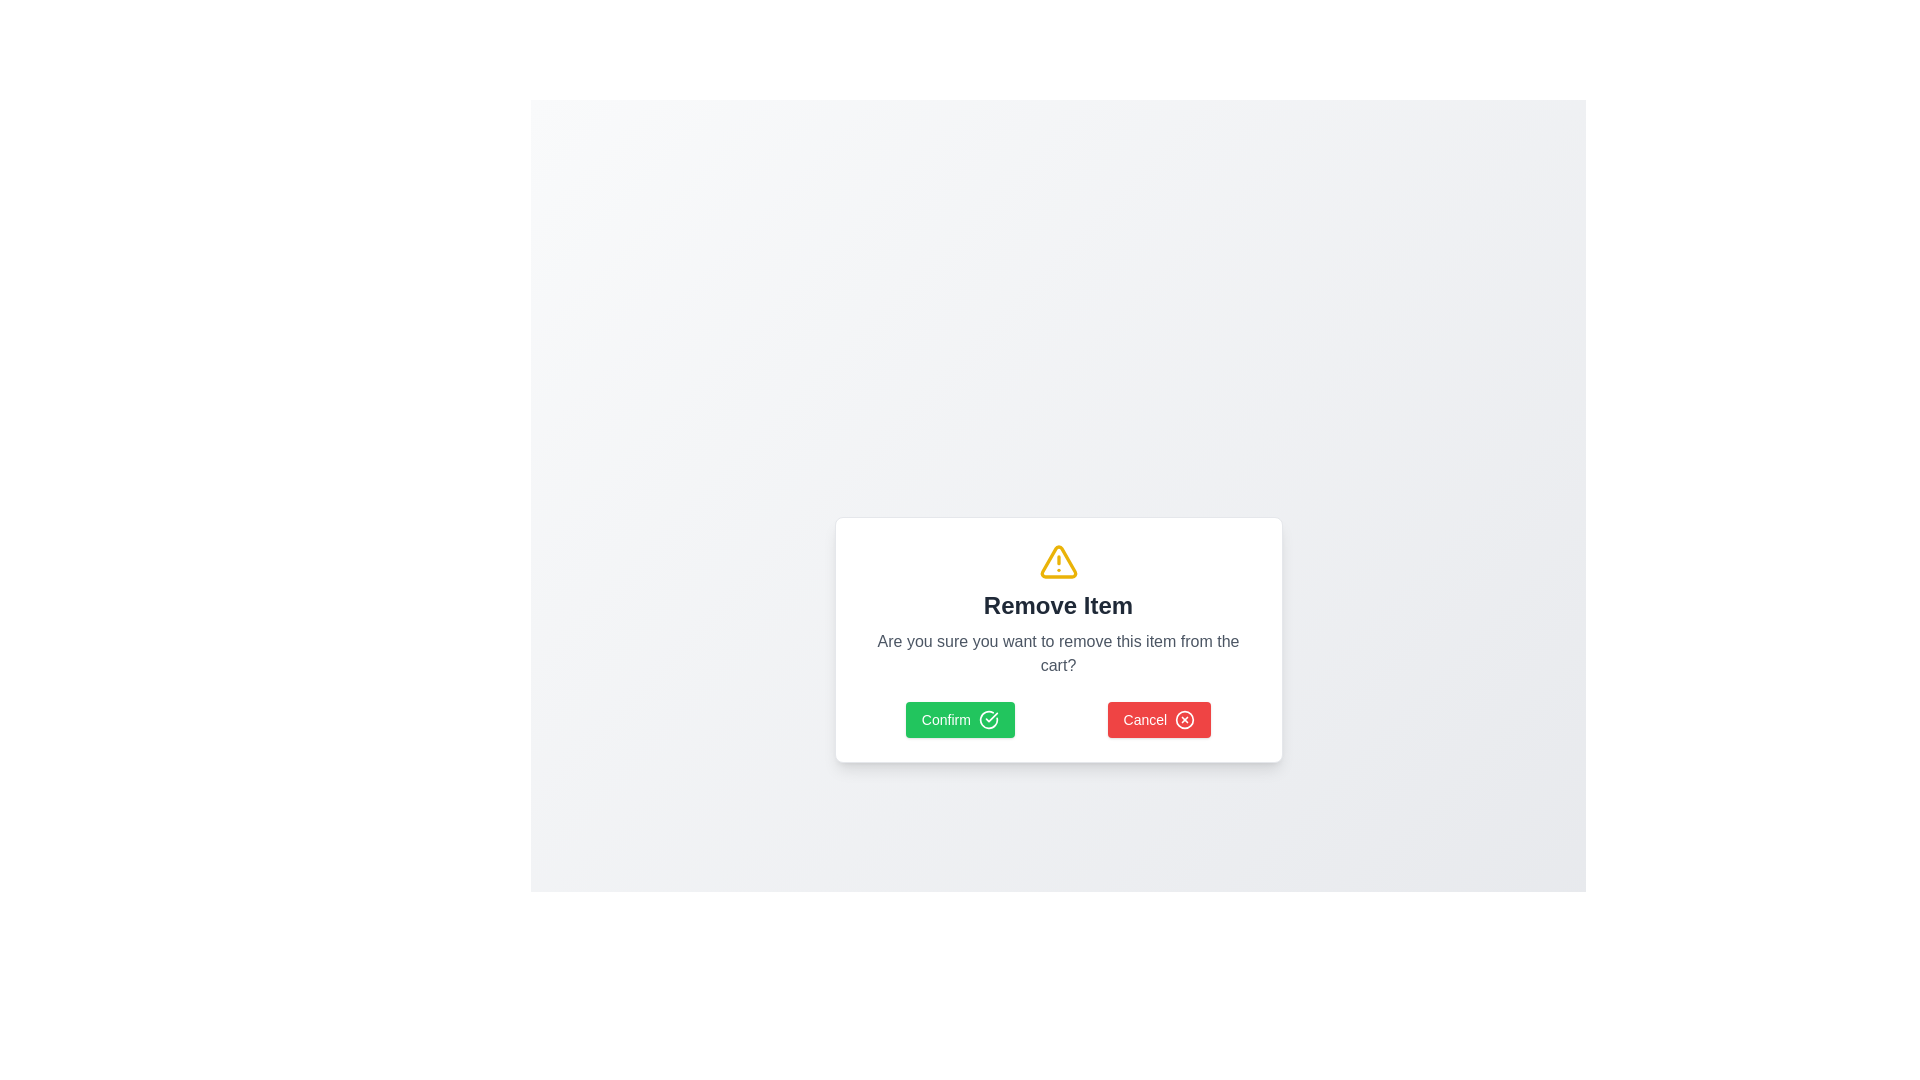 This screenshot has width=1920, height=1080. I want to click on displayed message on the confirmation modal dialog that ensures the user wants to proceed with removing an item from the cart, so click(1057, 640).